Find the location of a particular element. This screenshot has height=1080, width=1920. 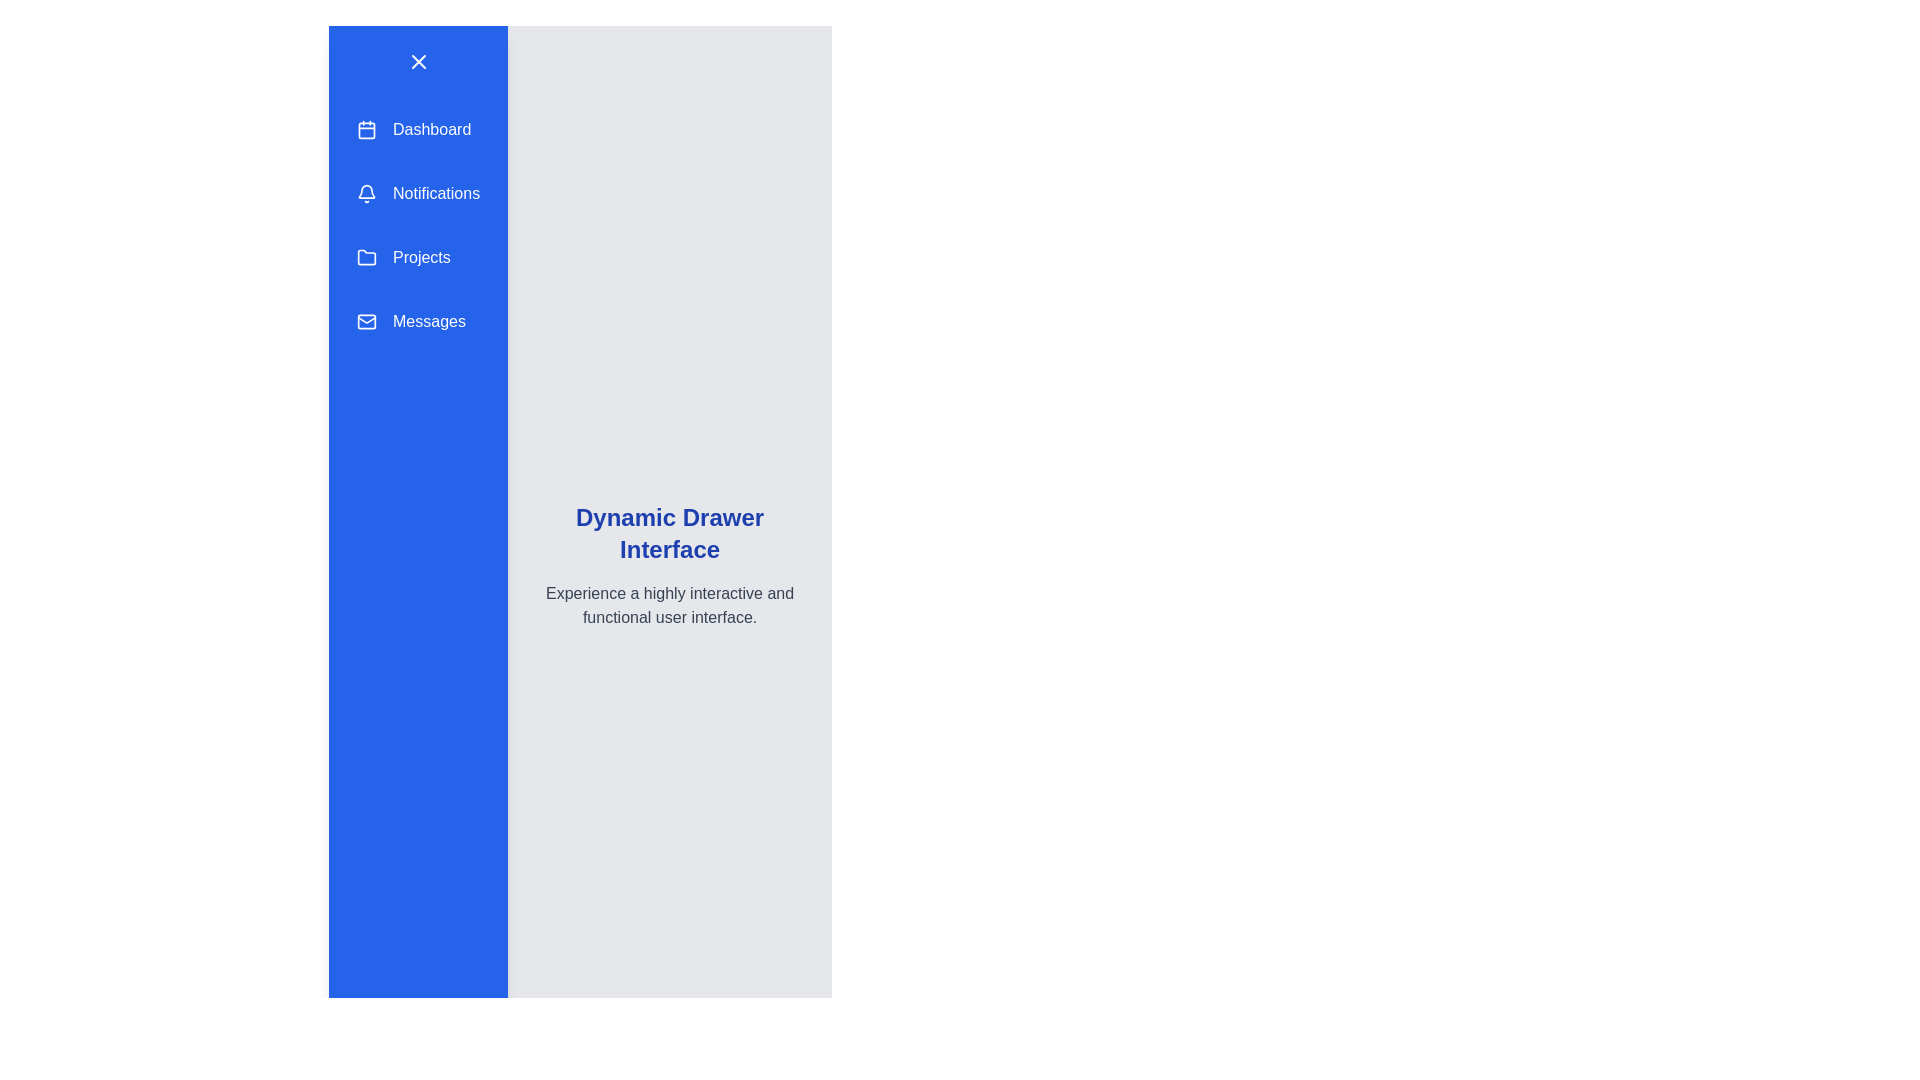

the menu option Projects to see the hover effect is located at coordinates (417, 257).